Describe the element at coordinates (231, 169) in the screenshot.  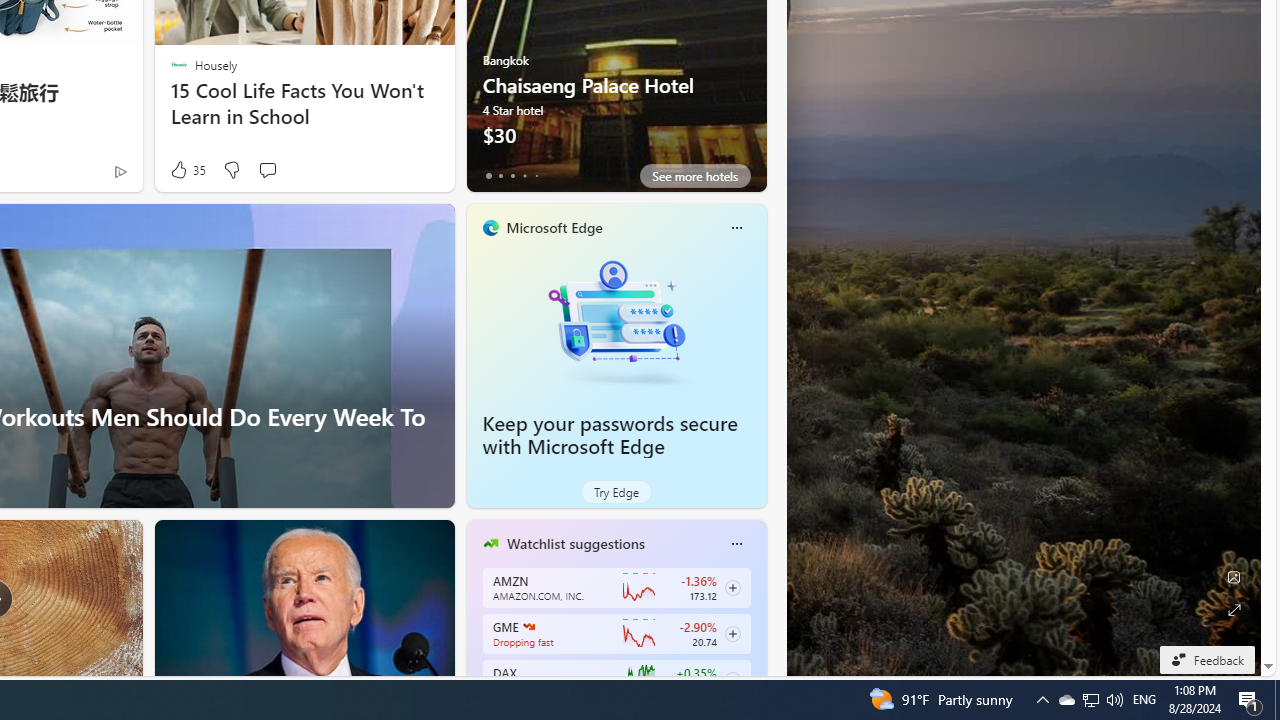
I see `'Dislike'` at that location.